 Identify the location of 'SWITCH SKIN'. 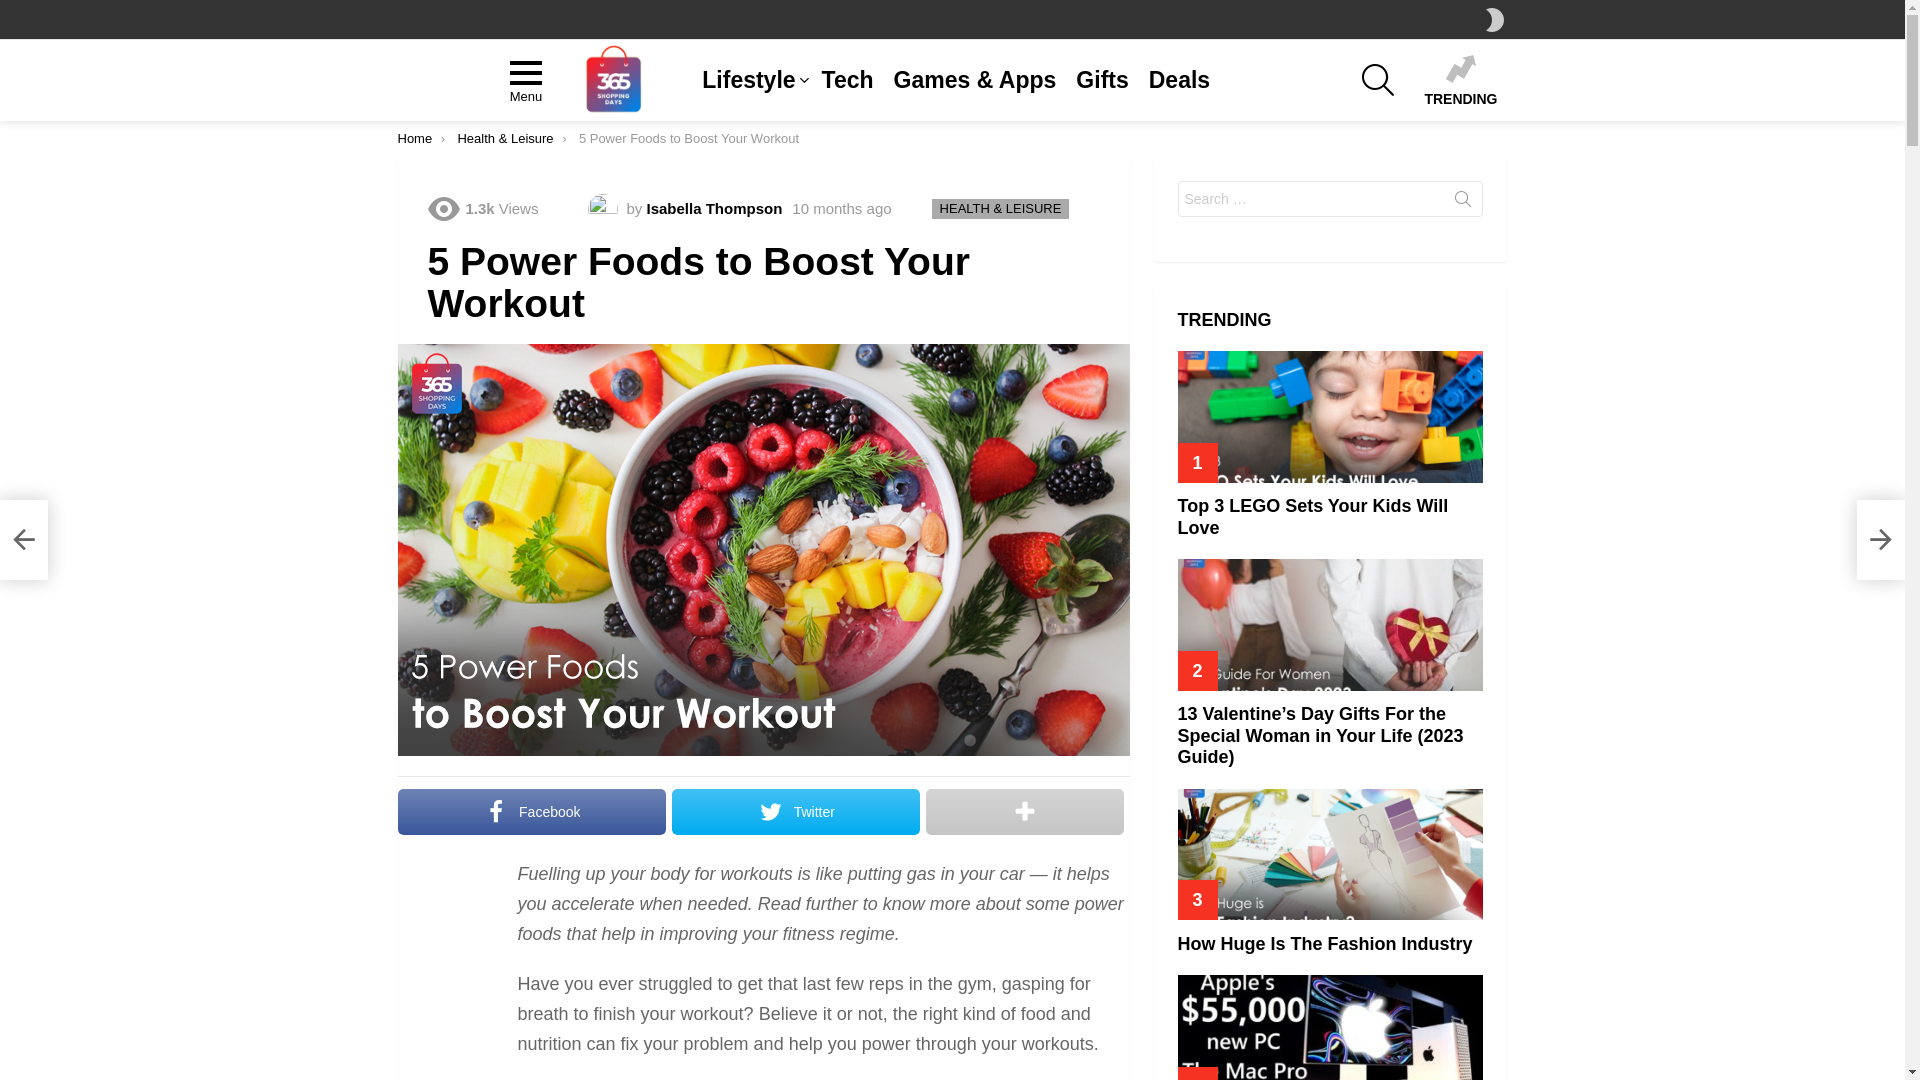
(1494, 19).